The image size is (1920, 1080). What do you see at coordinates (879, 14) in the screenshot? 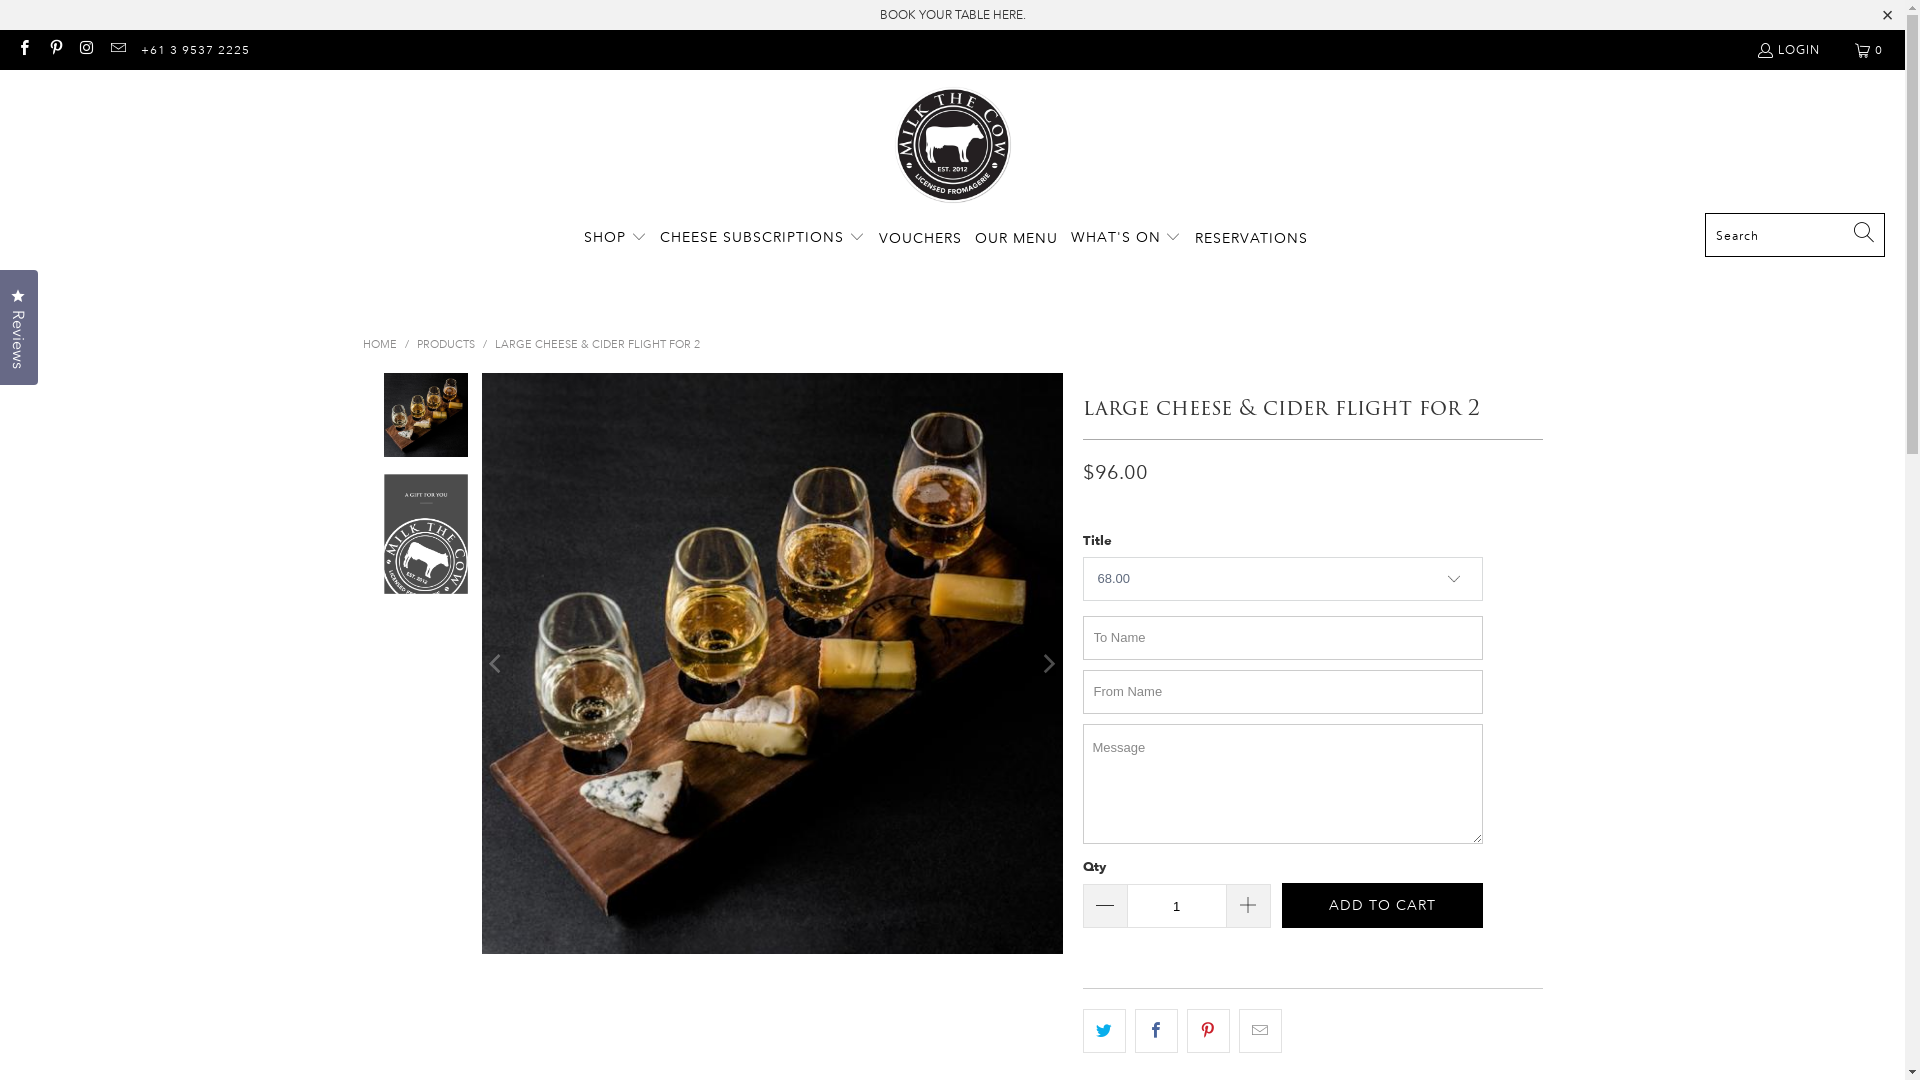
I see `'BOOK YOUR TABLE HERE.'` at bounding box center [879, 14].